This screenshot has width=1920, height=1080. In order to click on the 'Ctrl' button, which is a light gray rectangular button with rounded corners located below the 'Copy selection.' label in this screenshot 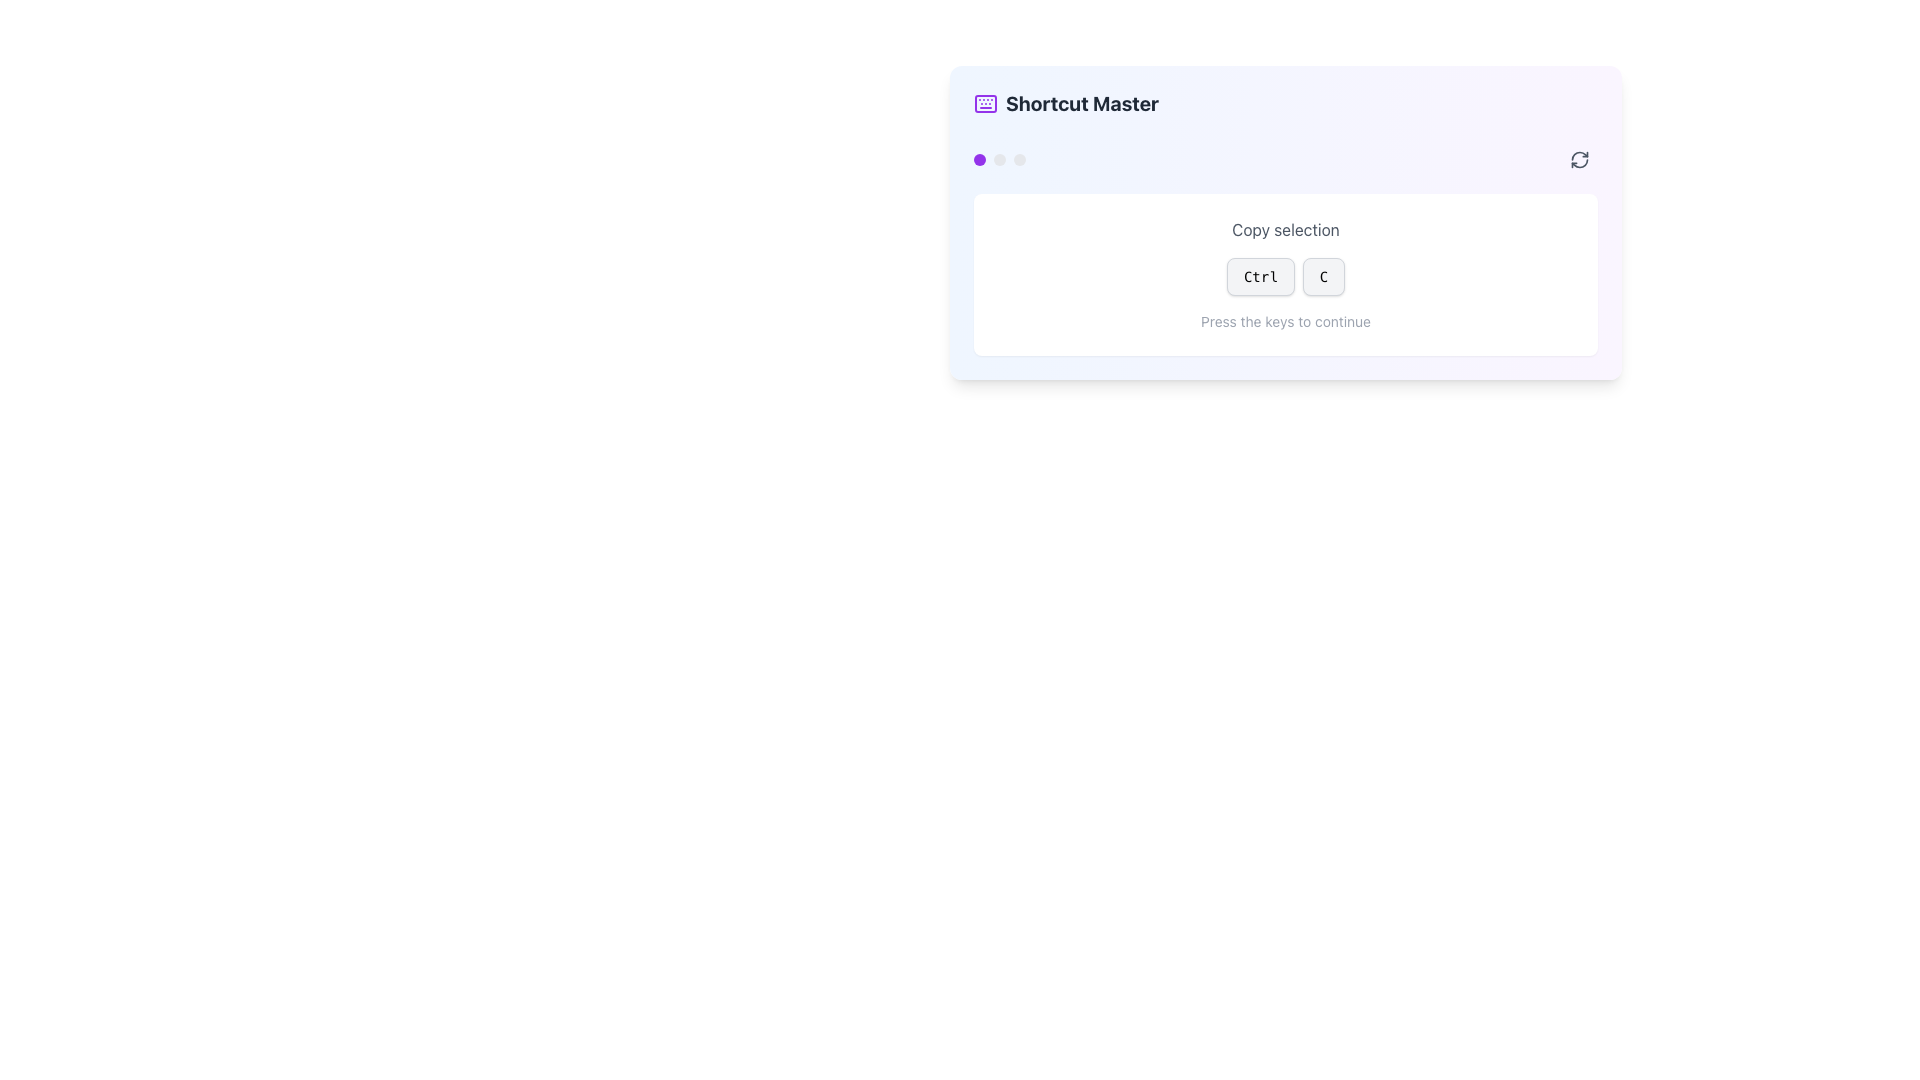, I will do `click(1259, 277)`.